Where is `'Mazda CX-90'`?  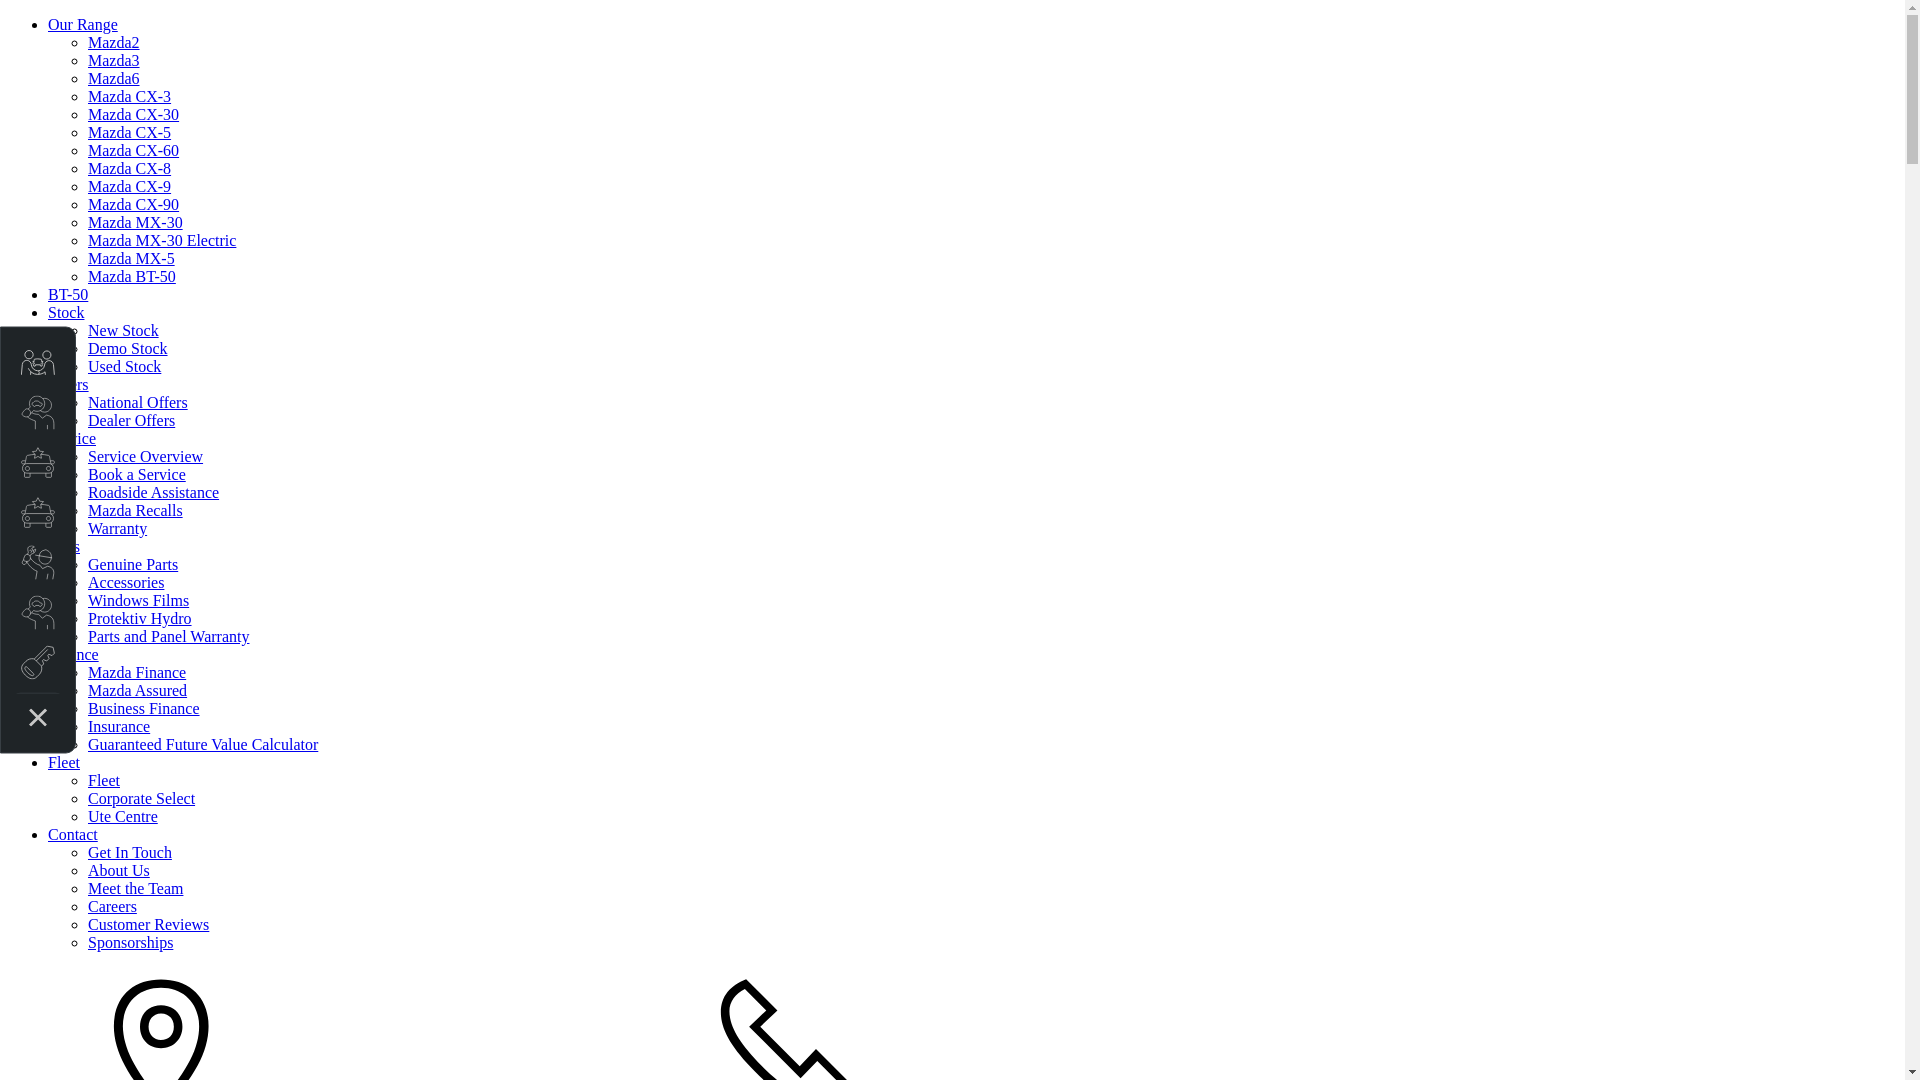 'Mazda CX-90' is located at coordinates (132, 204).